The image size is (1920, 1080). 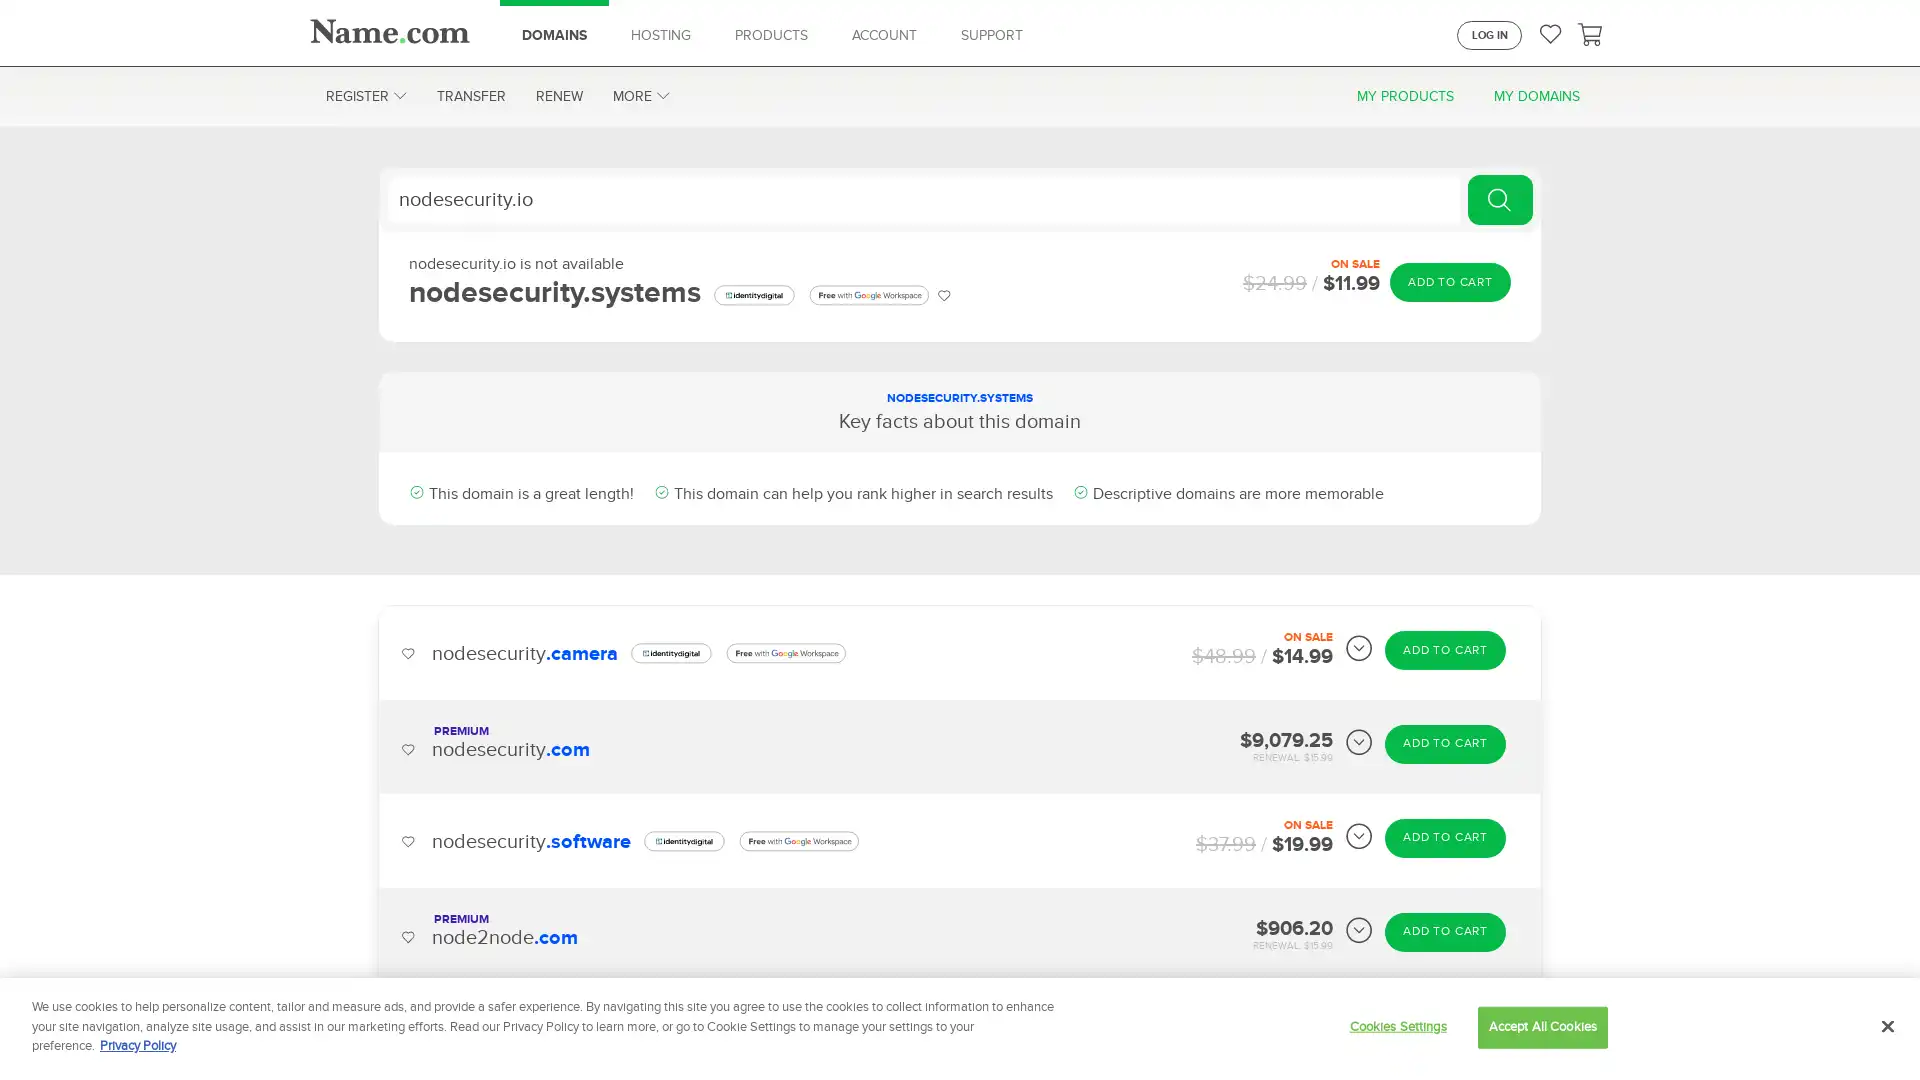 What do you see at coordinates (1541, 1026) in the screenshot?
I see `Accept All Cookies` at bounding box center [1541, 1026].